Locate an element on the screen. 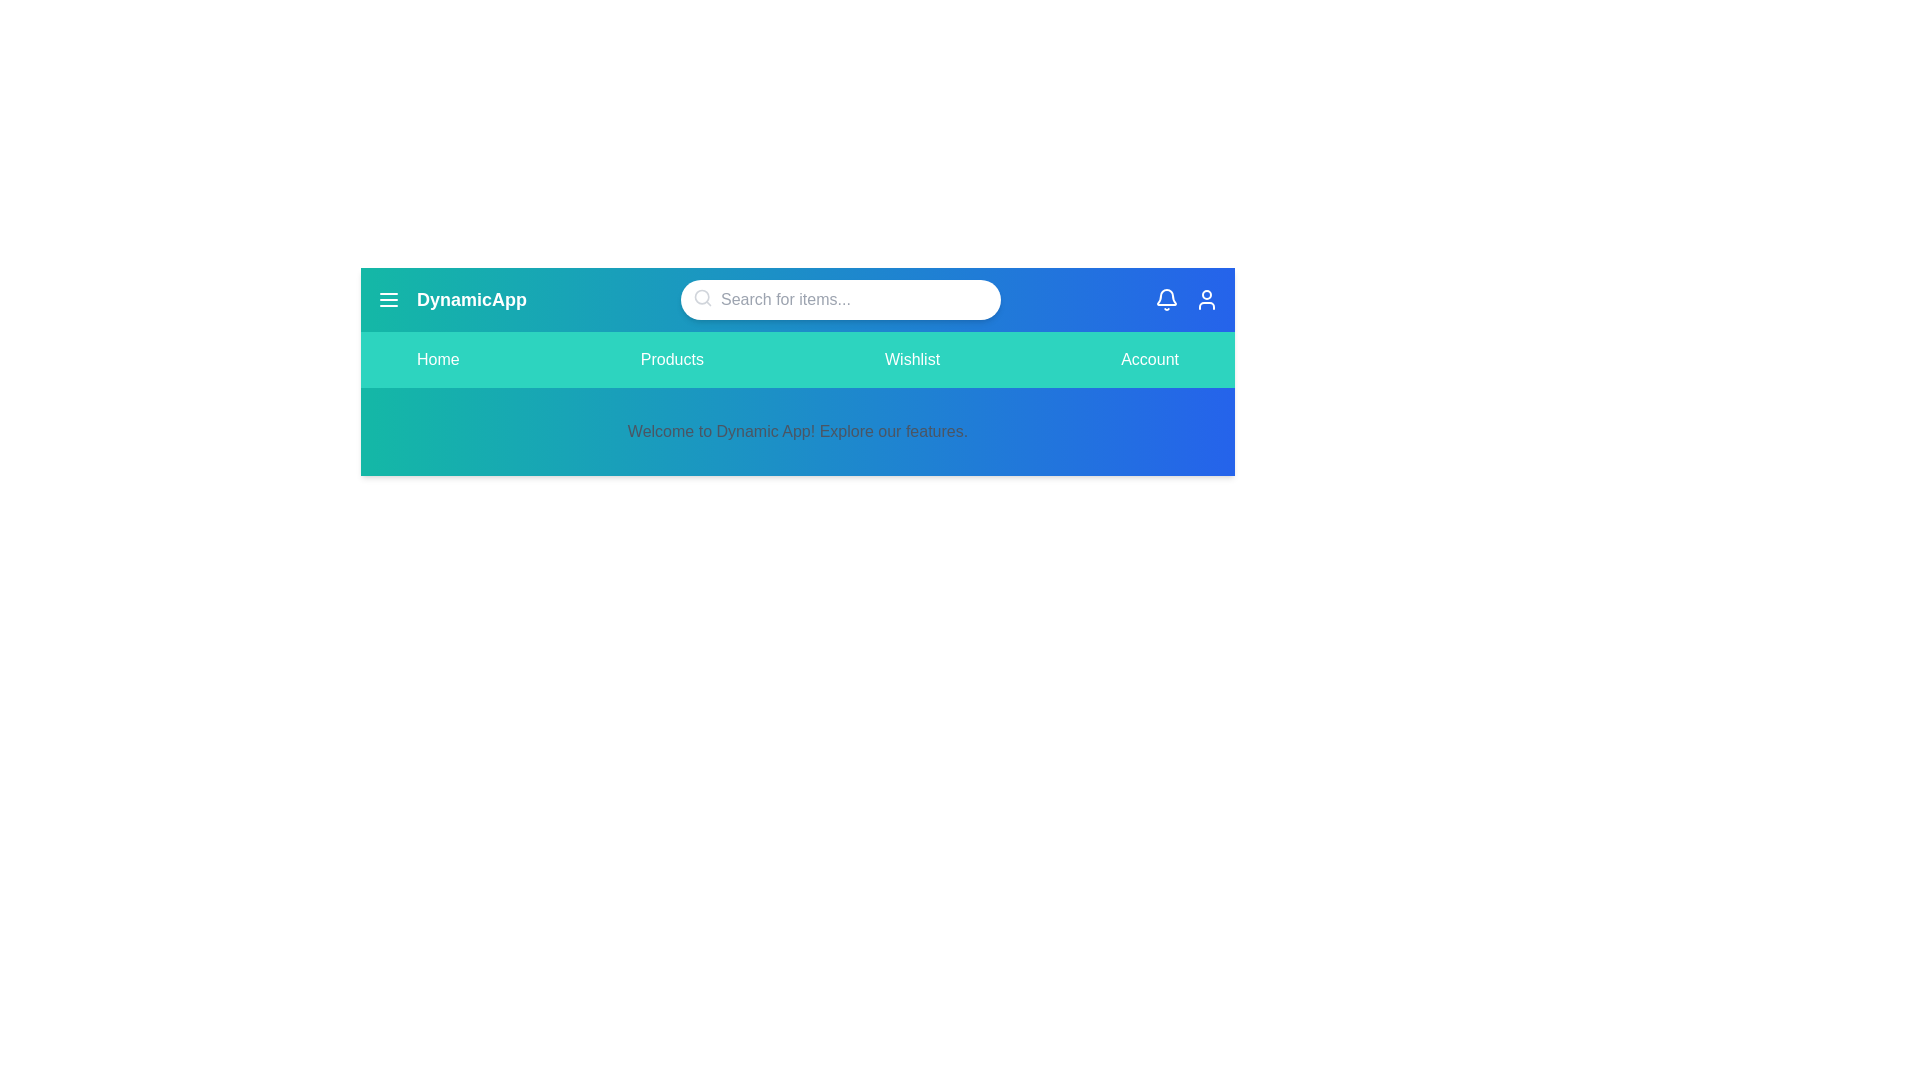  the menu icon to toggle the menu visibility is located at coordinates (388, 300).